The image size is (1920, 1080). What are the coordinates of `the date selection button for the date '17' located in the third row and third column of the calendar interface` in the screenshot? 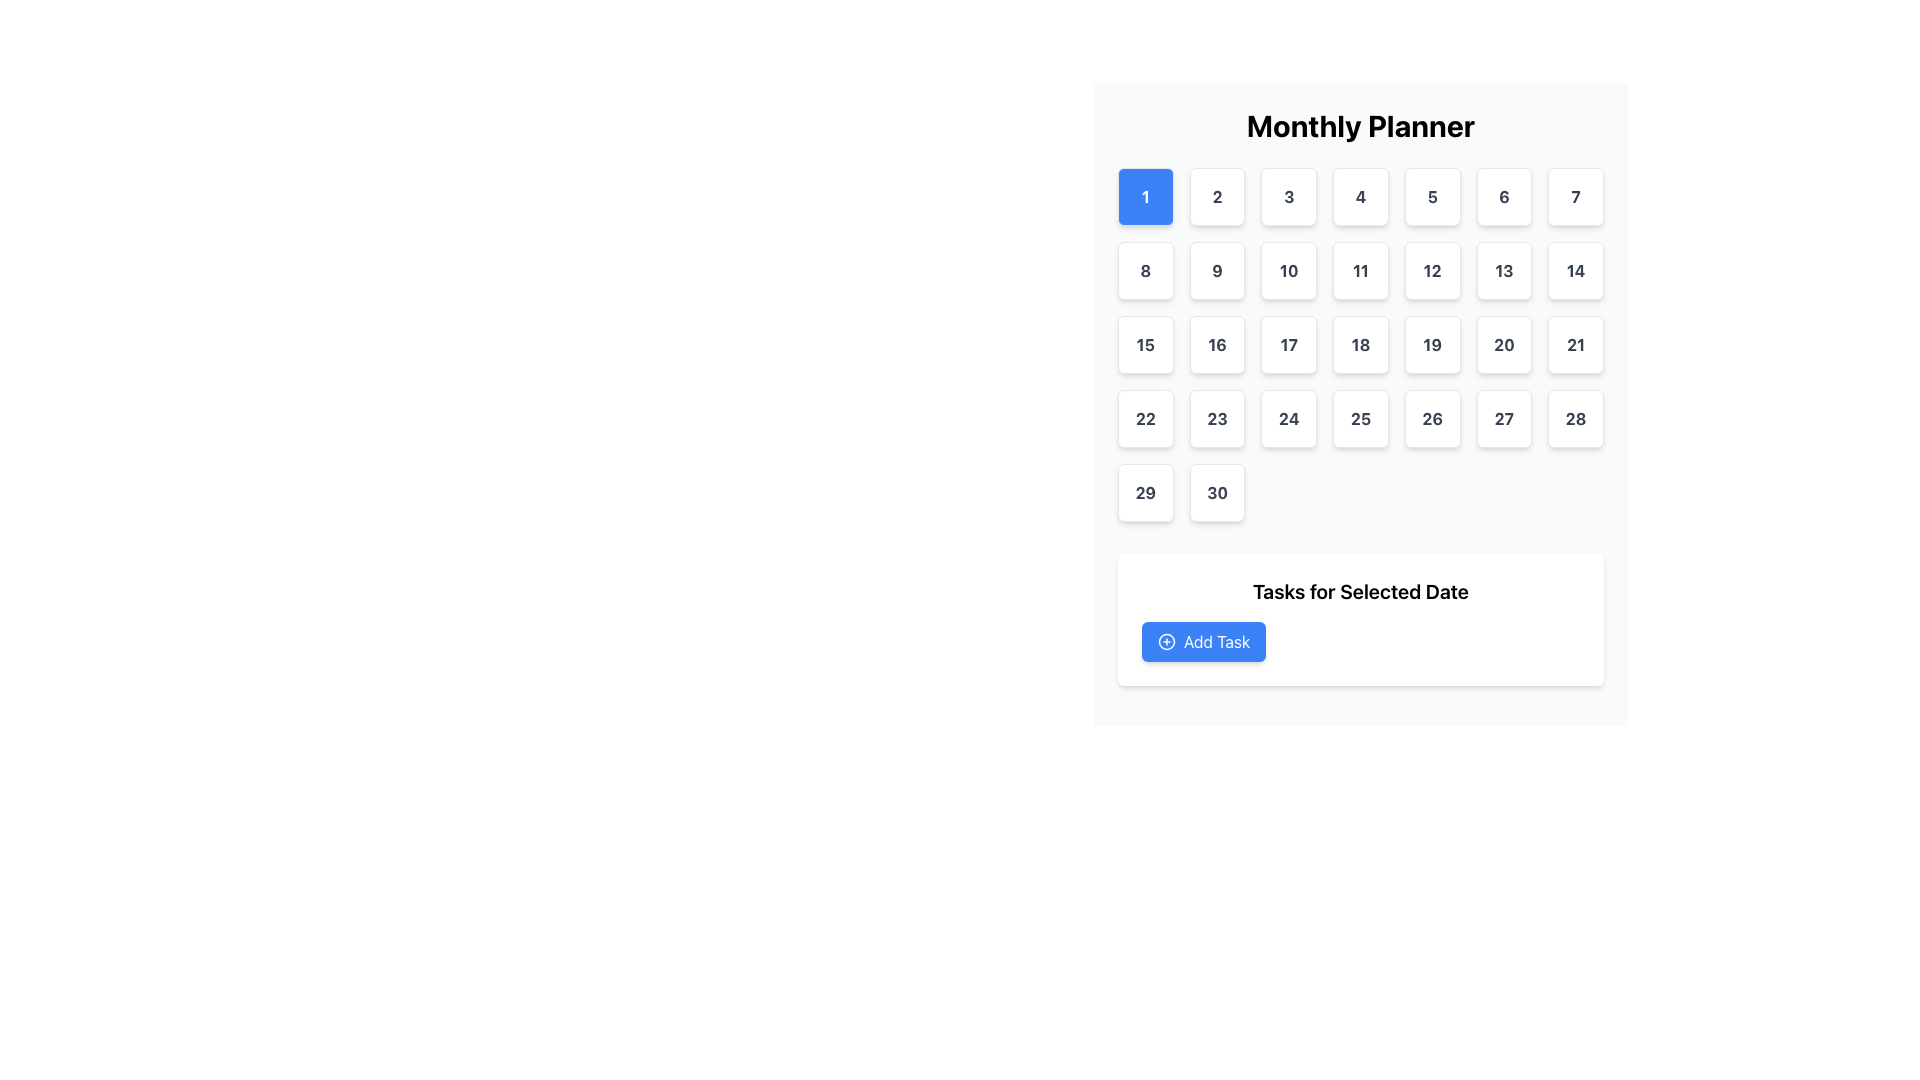 It's located at (1289, 343).